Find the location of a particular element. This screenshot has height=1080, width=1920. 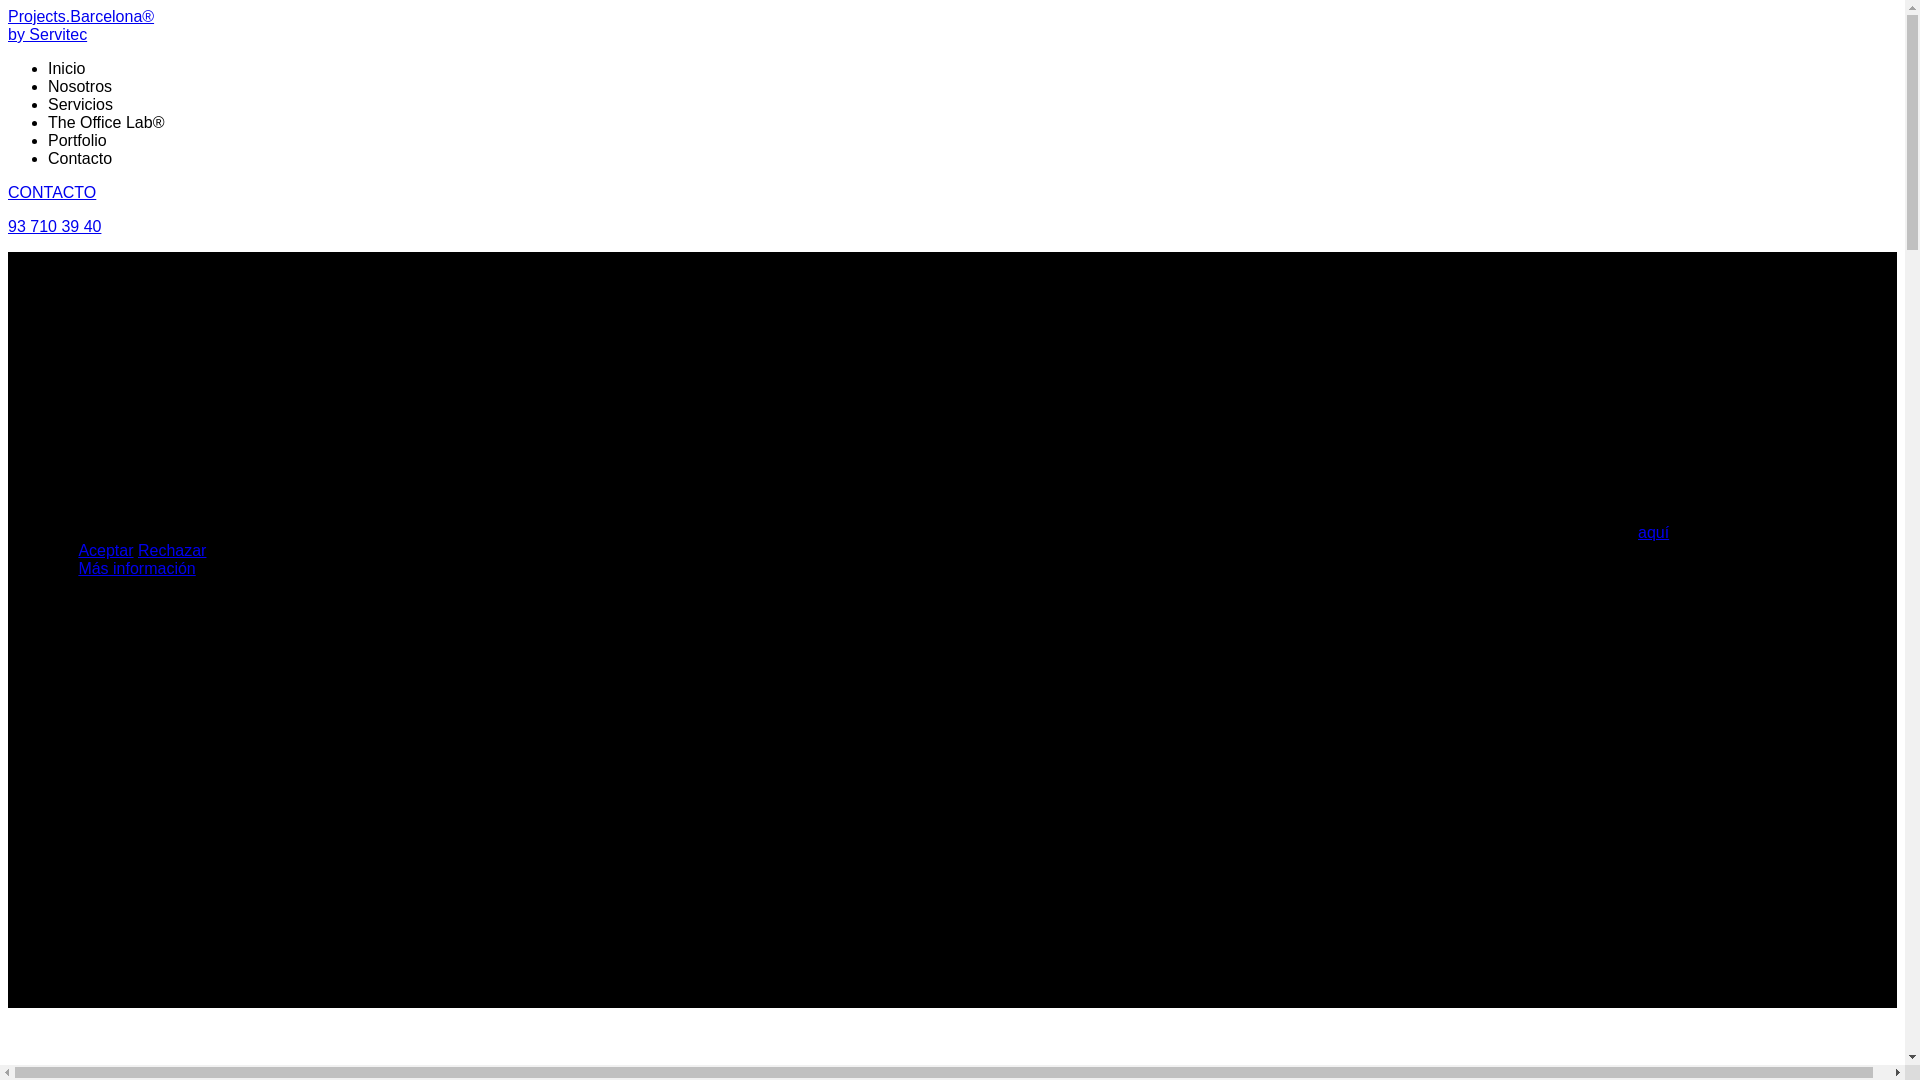

'Nosotros' is located at coordinates (48, 85).